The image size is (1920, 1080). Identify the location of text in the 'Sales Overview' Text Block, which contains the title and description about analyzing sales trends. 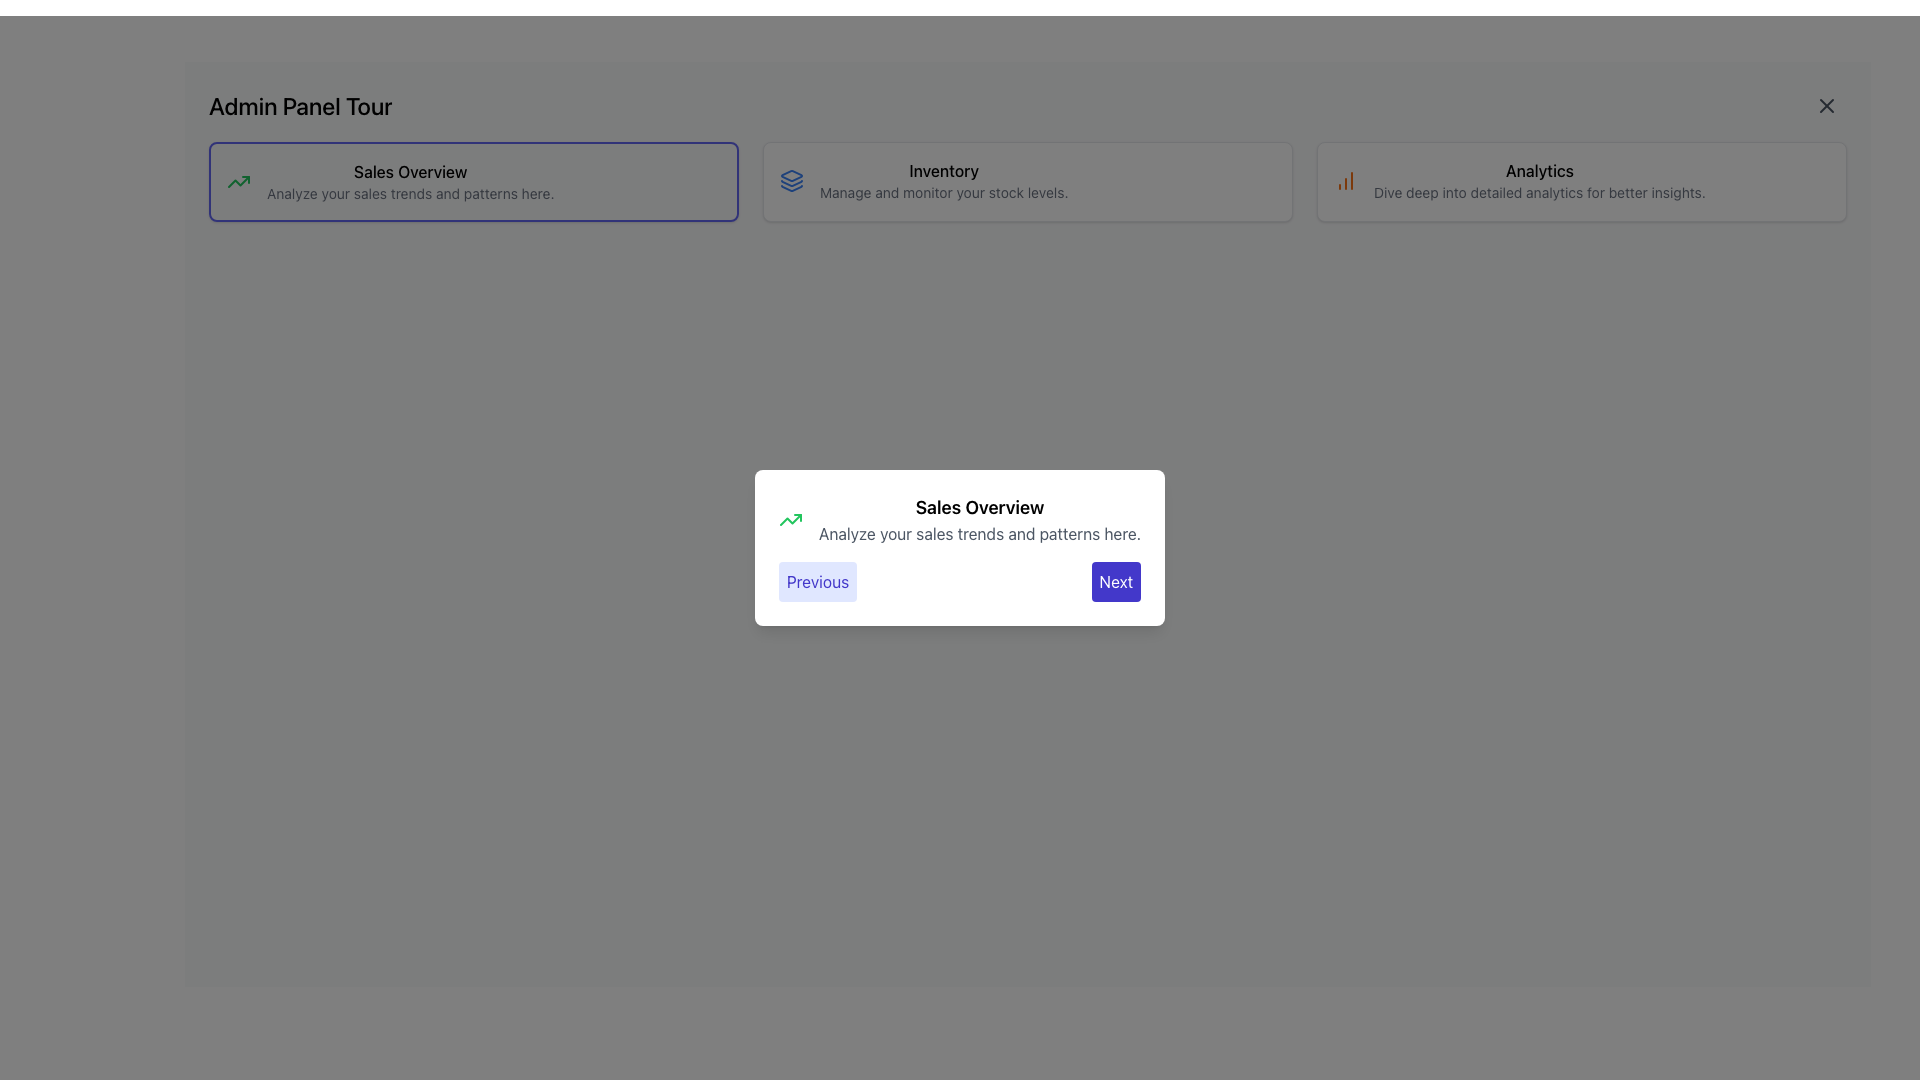
(979, 519).